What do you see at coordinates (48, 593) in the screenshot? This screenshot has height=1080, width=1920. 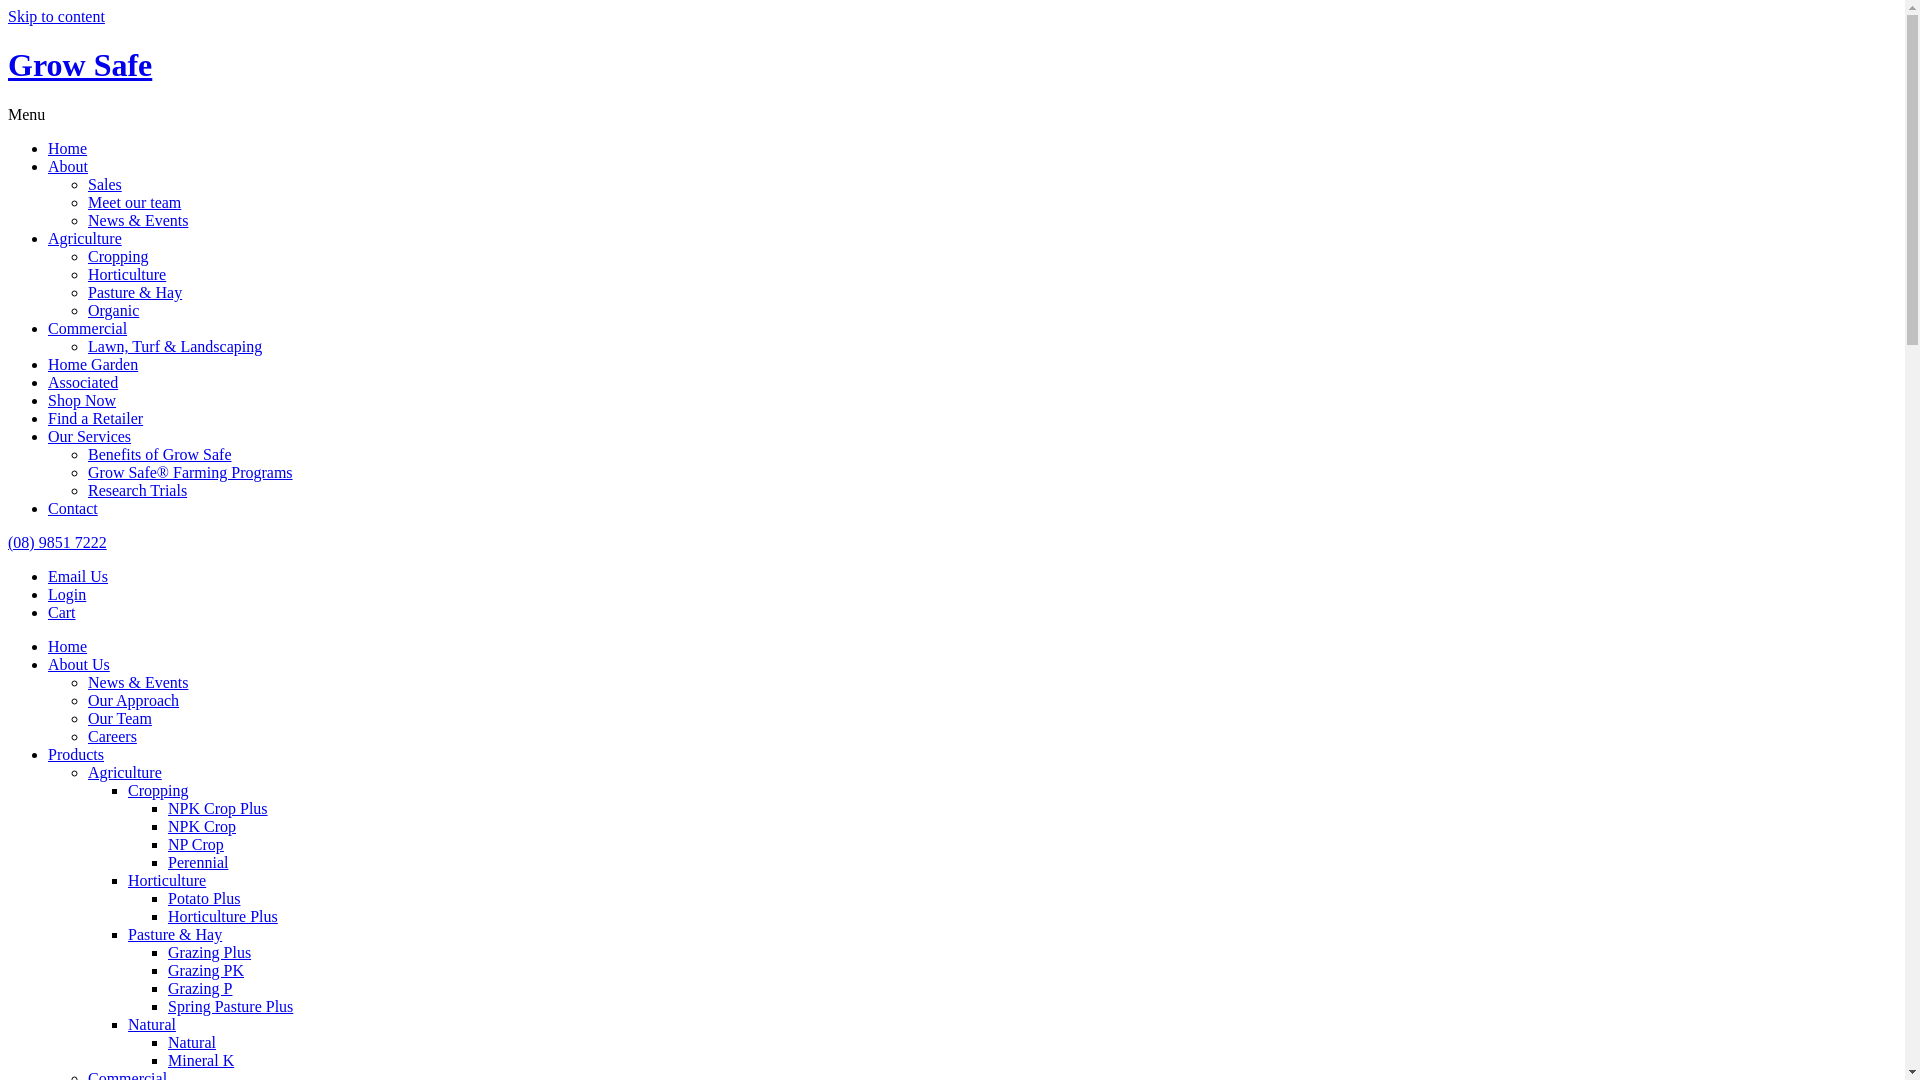 I see `'Login'` at bounding box center [48, 593].